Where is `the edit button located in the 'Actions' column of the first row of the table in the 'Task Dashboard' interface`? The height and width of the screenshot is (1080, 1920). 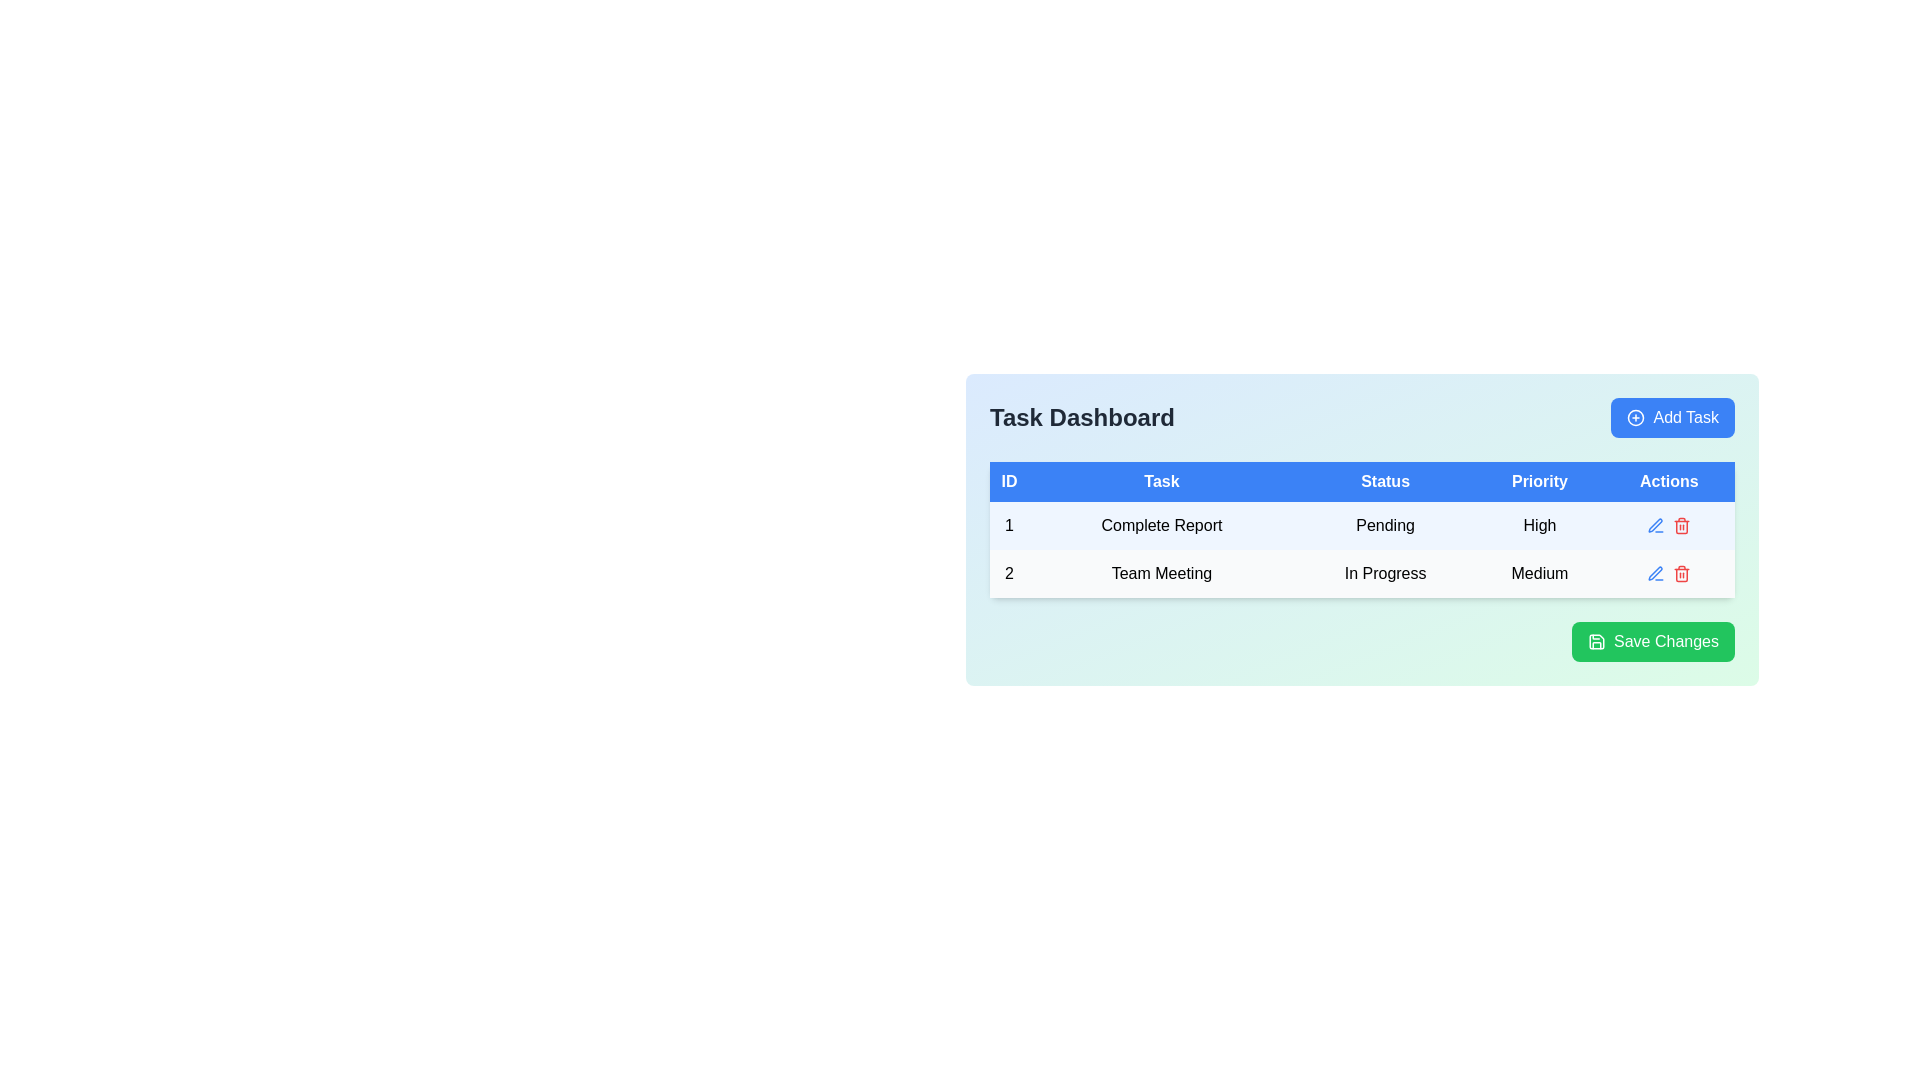 the edit button located in the 'Actions' column of the first row of the table in the 'Task Dashboard' interface is located at coordinates (1669, 524).